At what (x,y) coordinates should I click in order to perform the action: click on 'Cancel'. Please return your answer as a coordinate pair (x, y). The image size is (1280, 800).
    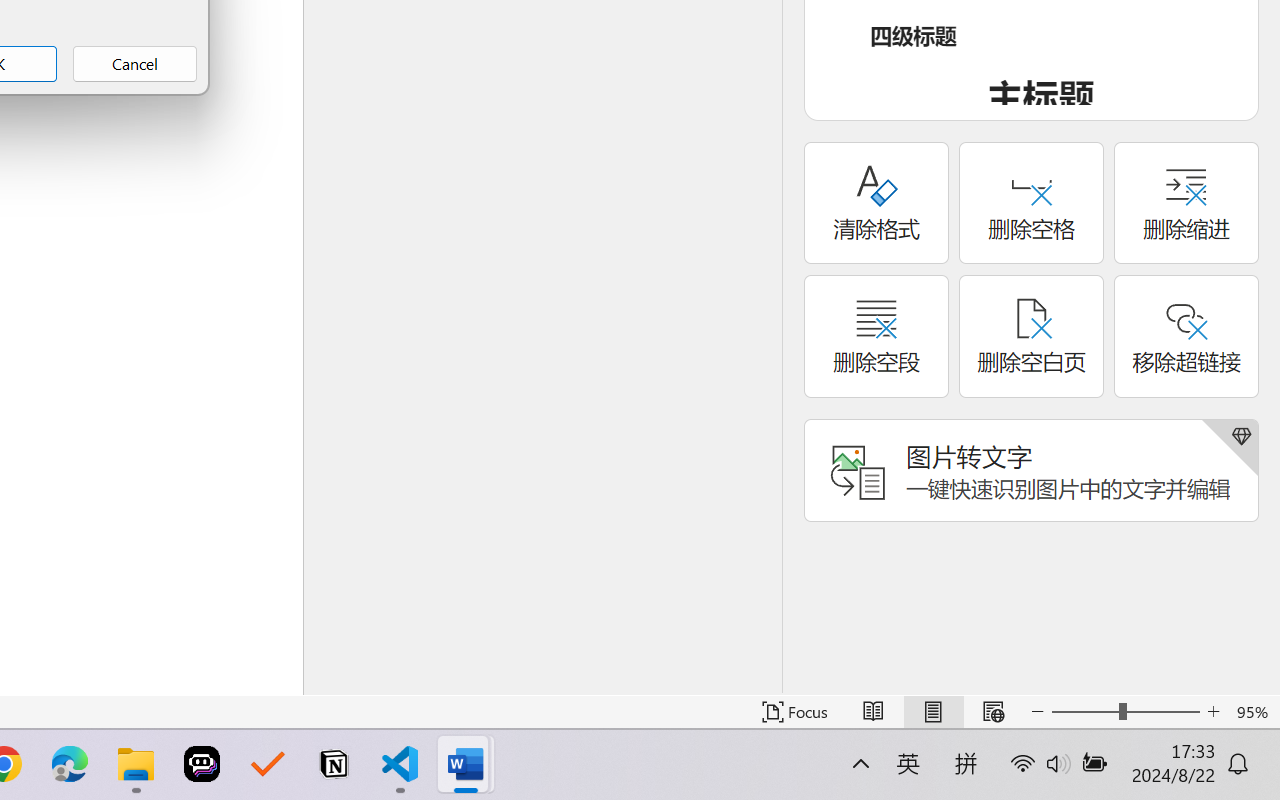
    Looking at the image, I should click on (134, 63).